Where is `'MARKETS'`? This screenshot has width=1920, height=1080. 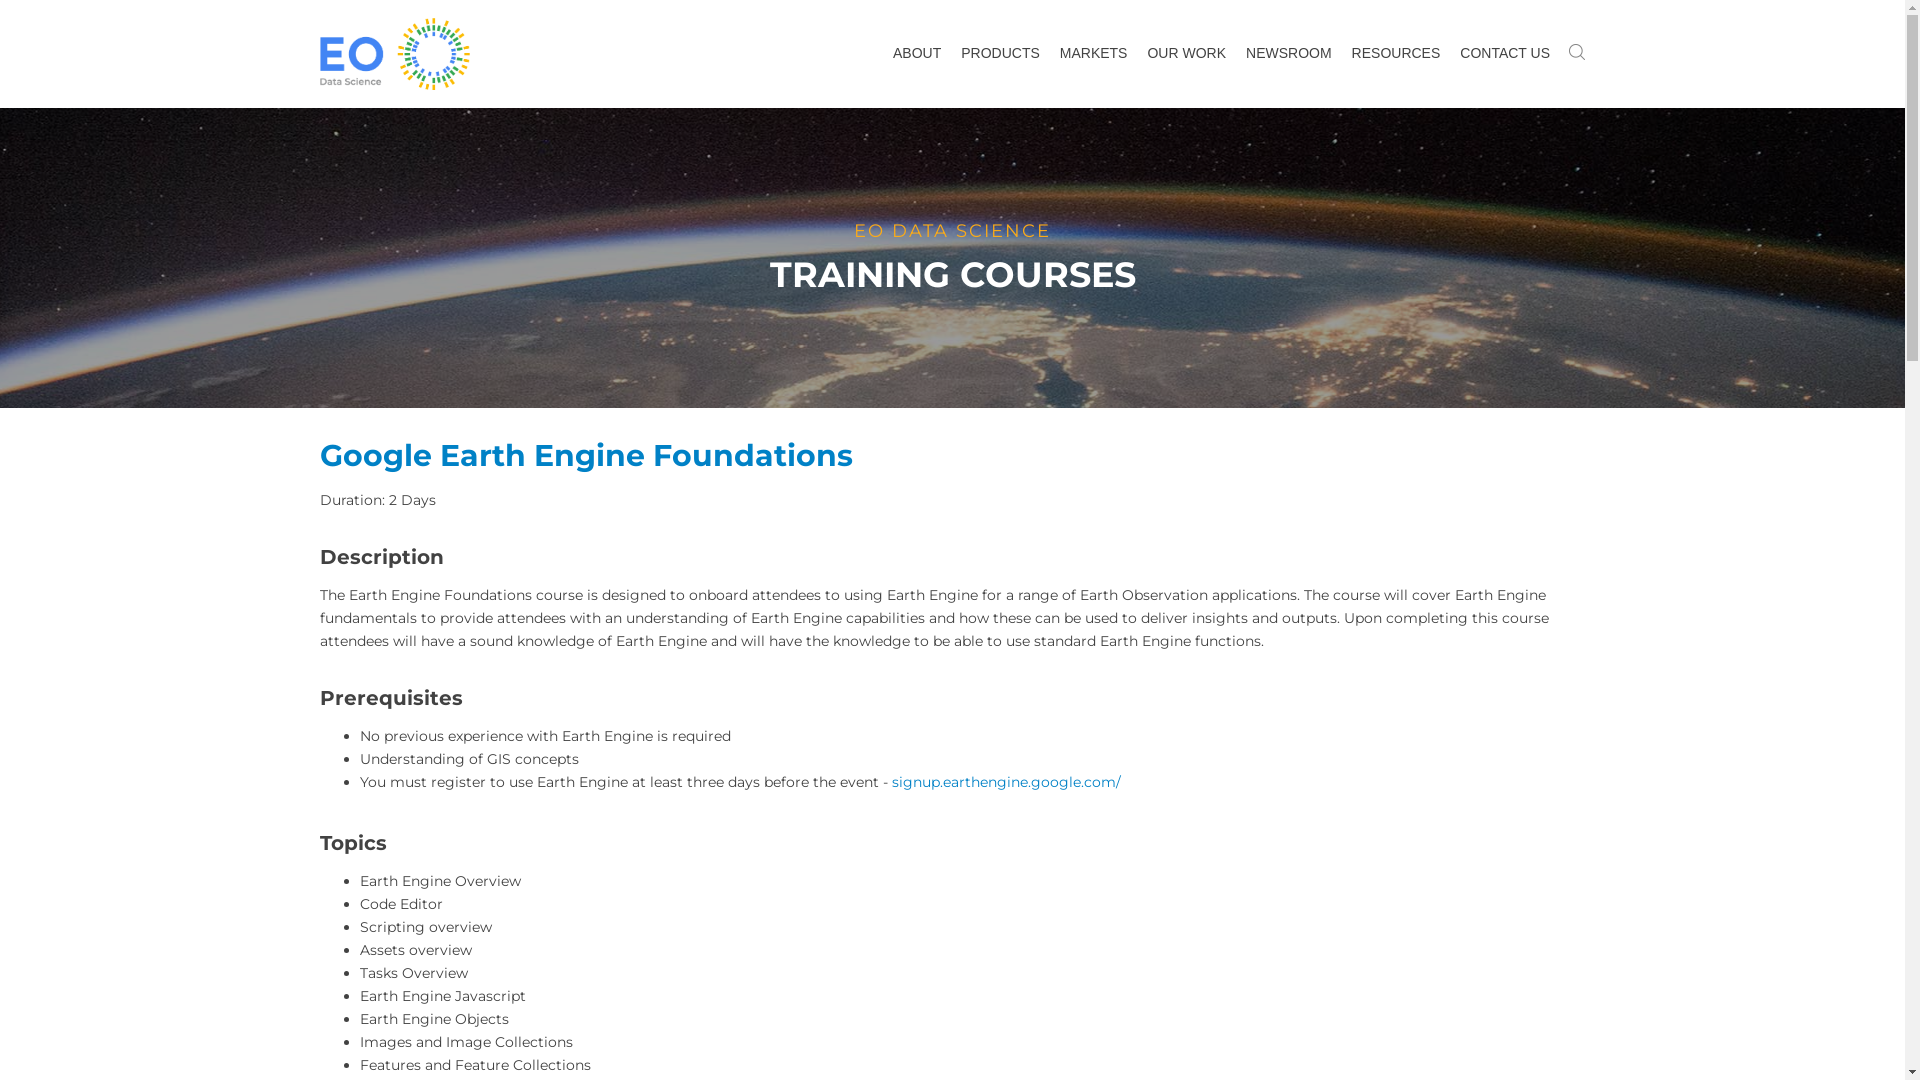
'MARKETS' is located at coordinates (1093, 52).